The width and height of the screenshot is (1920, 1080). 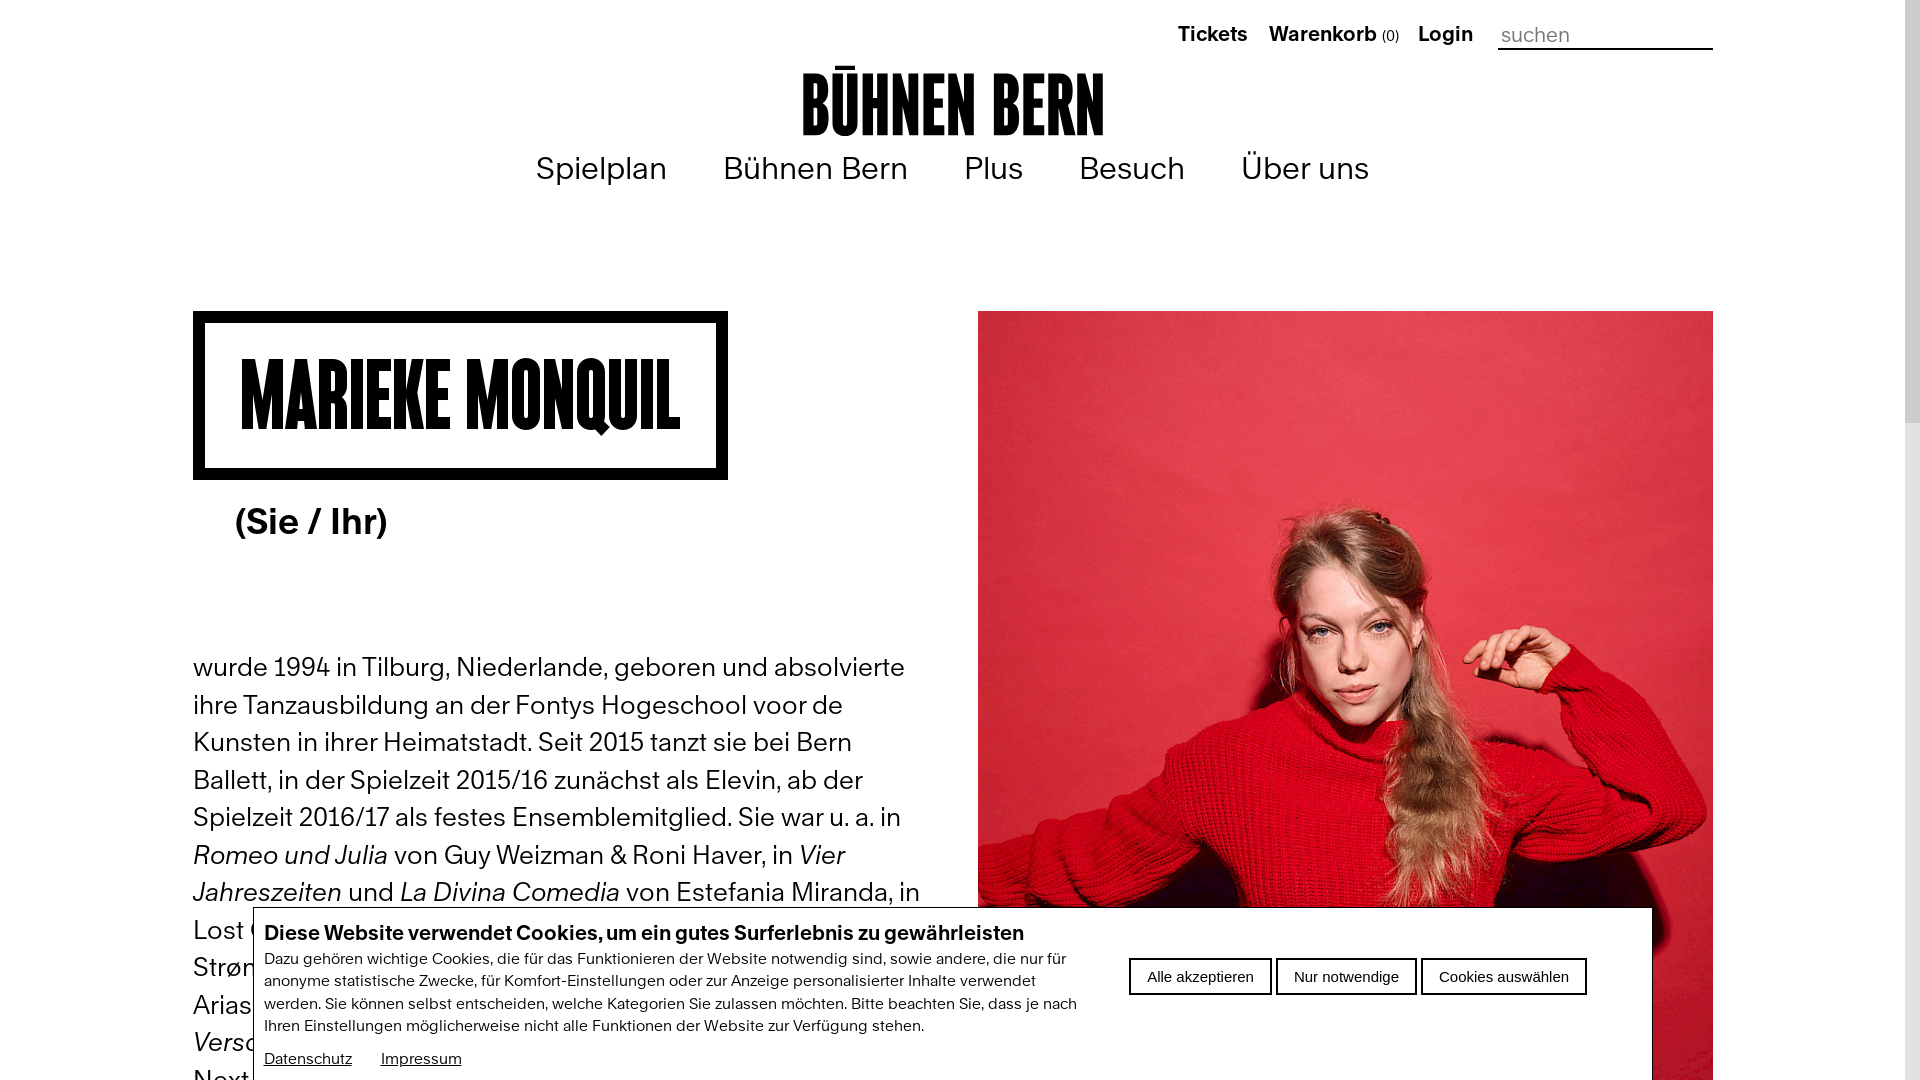 I want to click on 'Spielplan', so click(x=600, y=167).